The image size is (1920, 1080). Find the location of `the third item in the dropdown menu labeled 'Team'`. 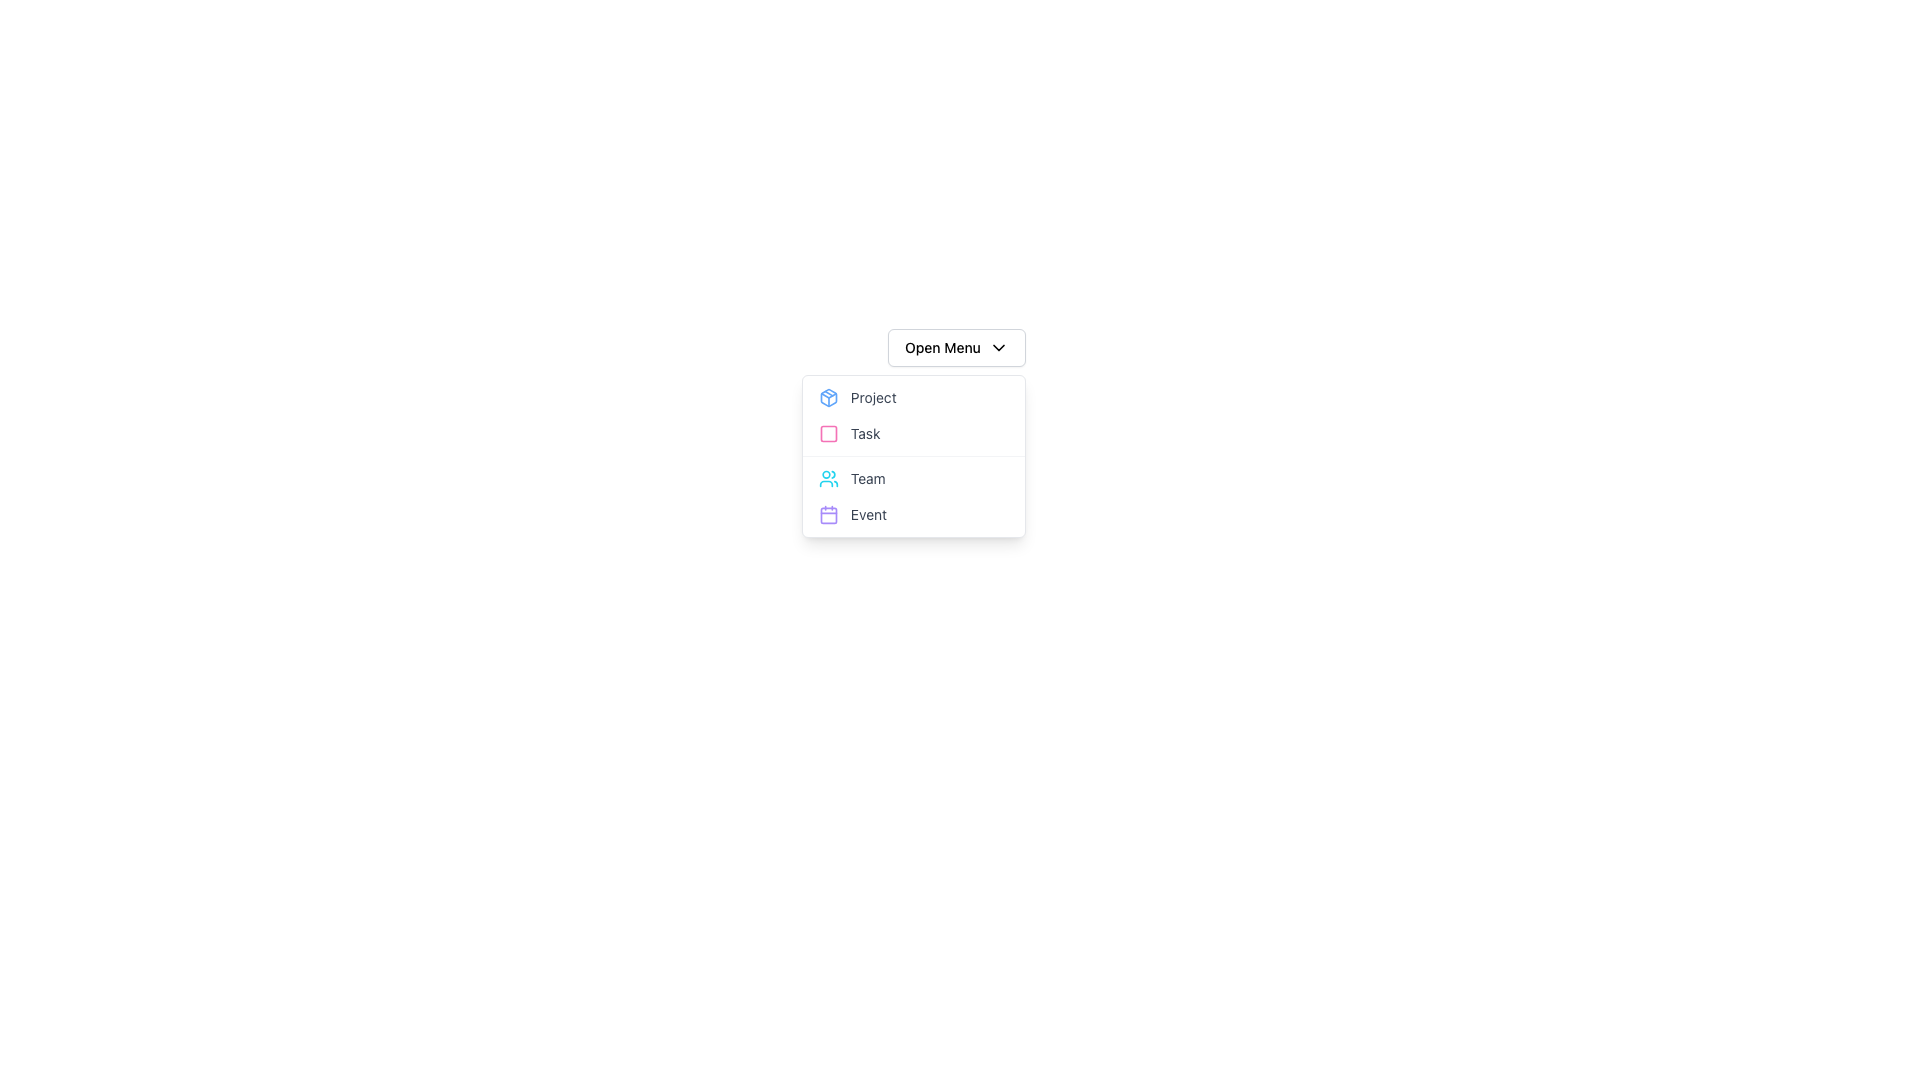

the third item in the dropdown menu labeled 'Team' is located at coordinates (912, 478).